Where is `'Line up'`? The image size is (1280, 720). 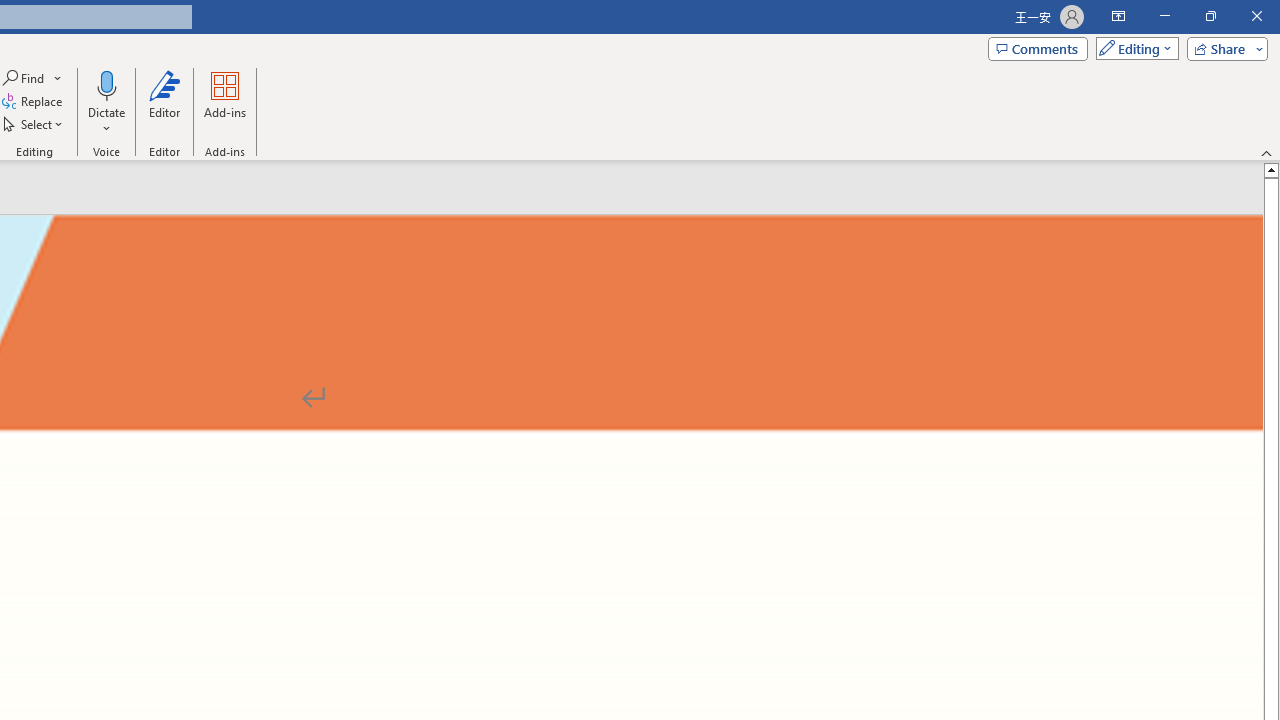
'Line up' is located at coordinates (1270, 168).